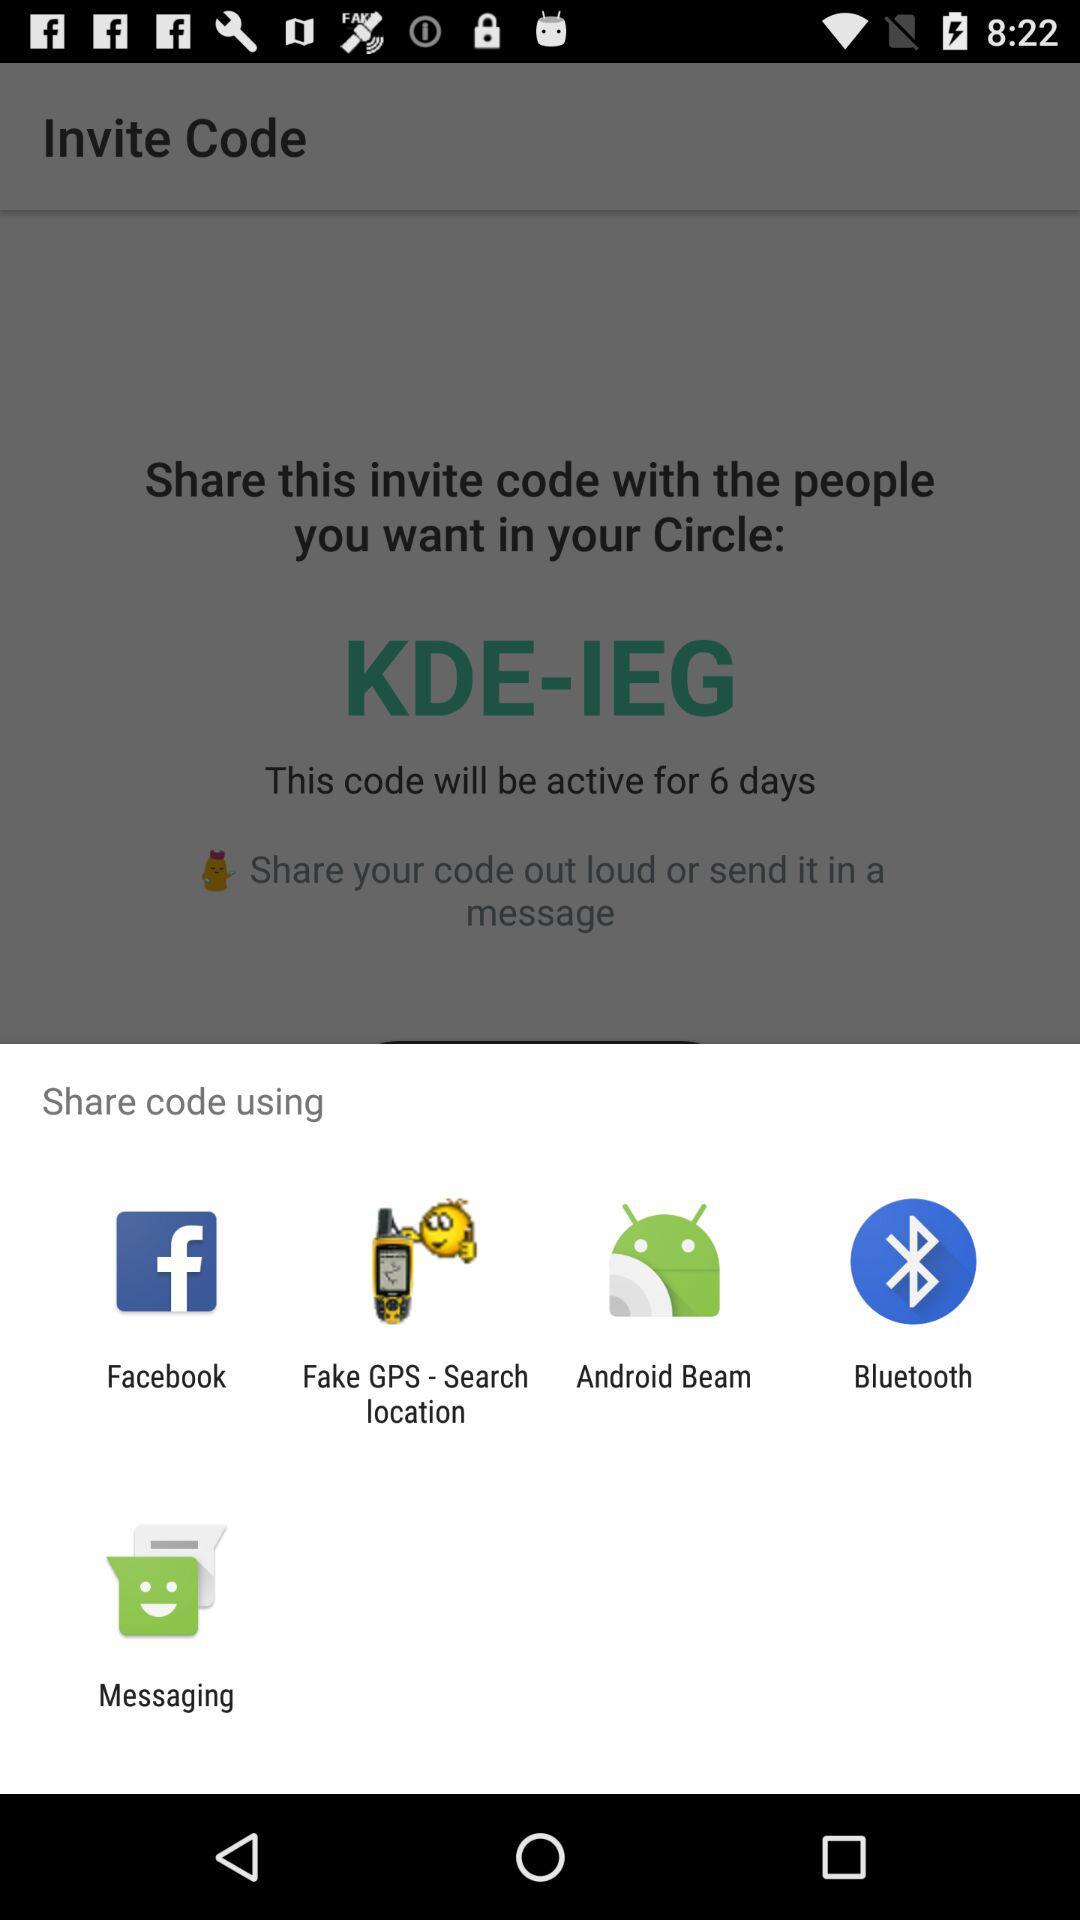 The width and height of the screenshot is (1080, 1920). What do you see at coordinates (414, 1392) in the screenshot?
I see `the item next to facebook icon` at bounding box center [414, 1392].